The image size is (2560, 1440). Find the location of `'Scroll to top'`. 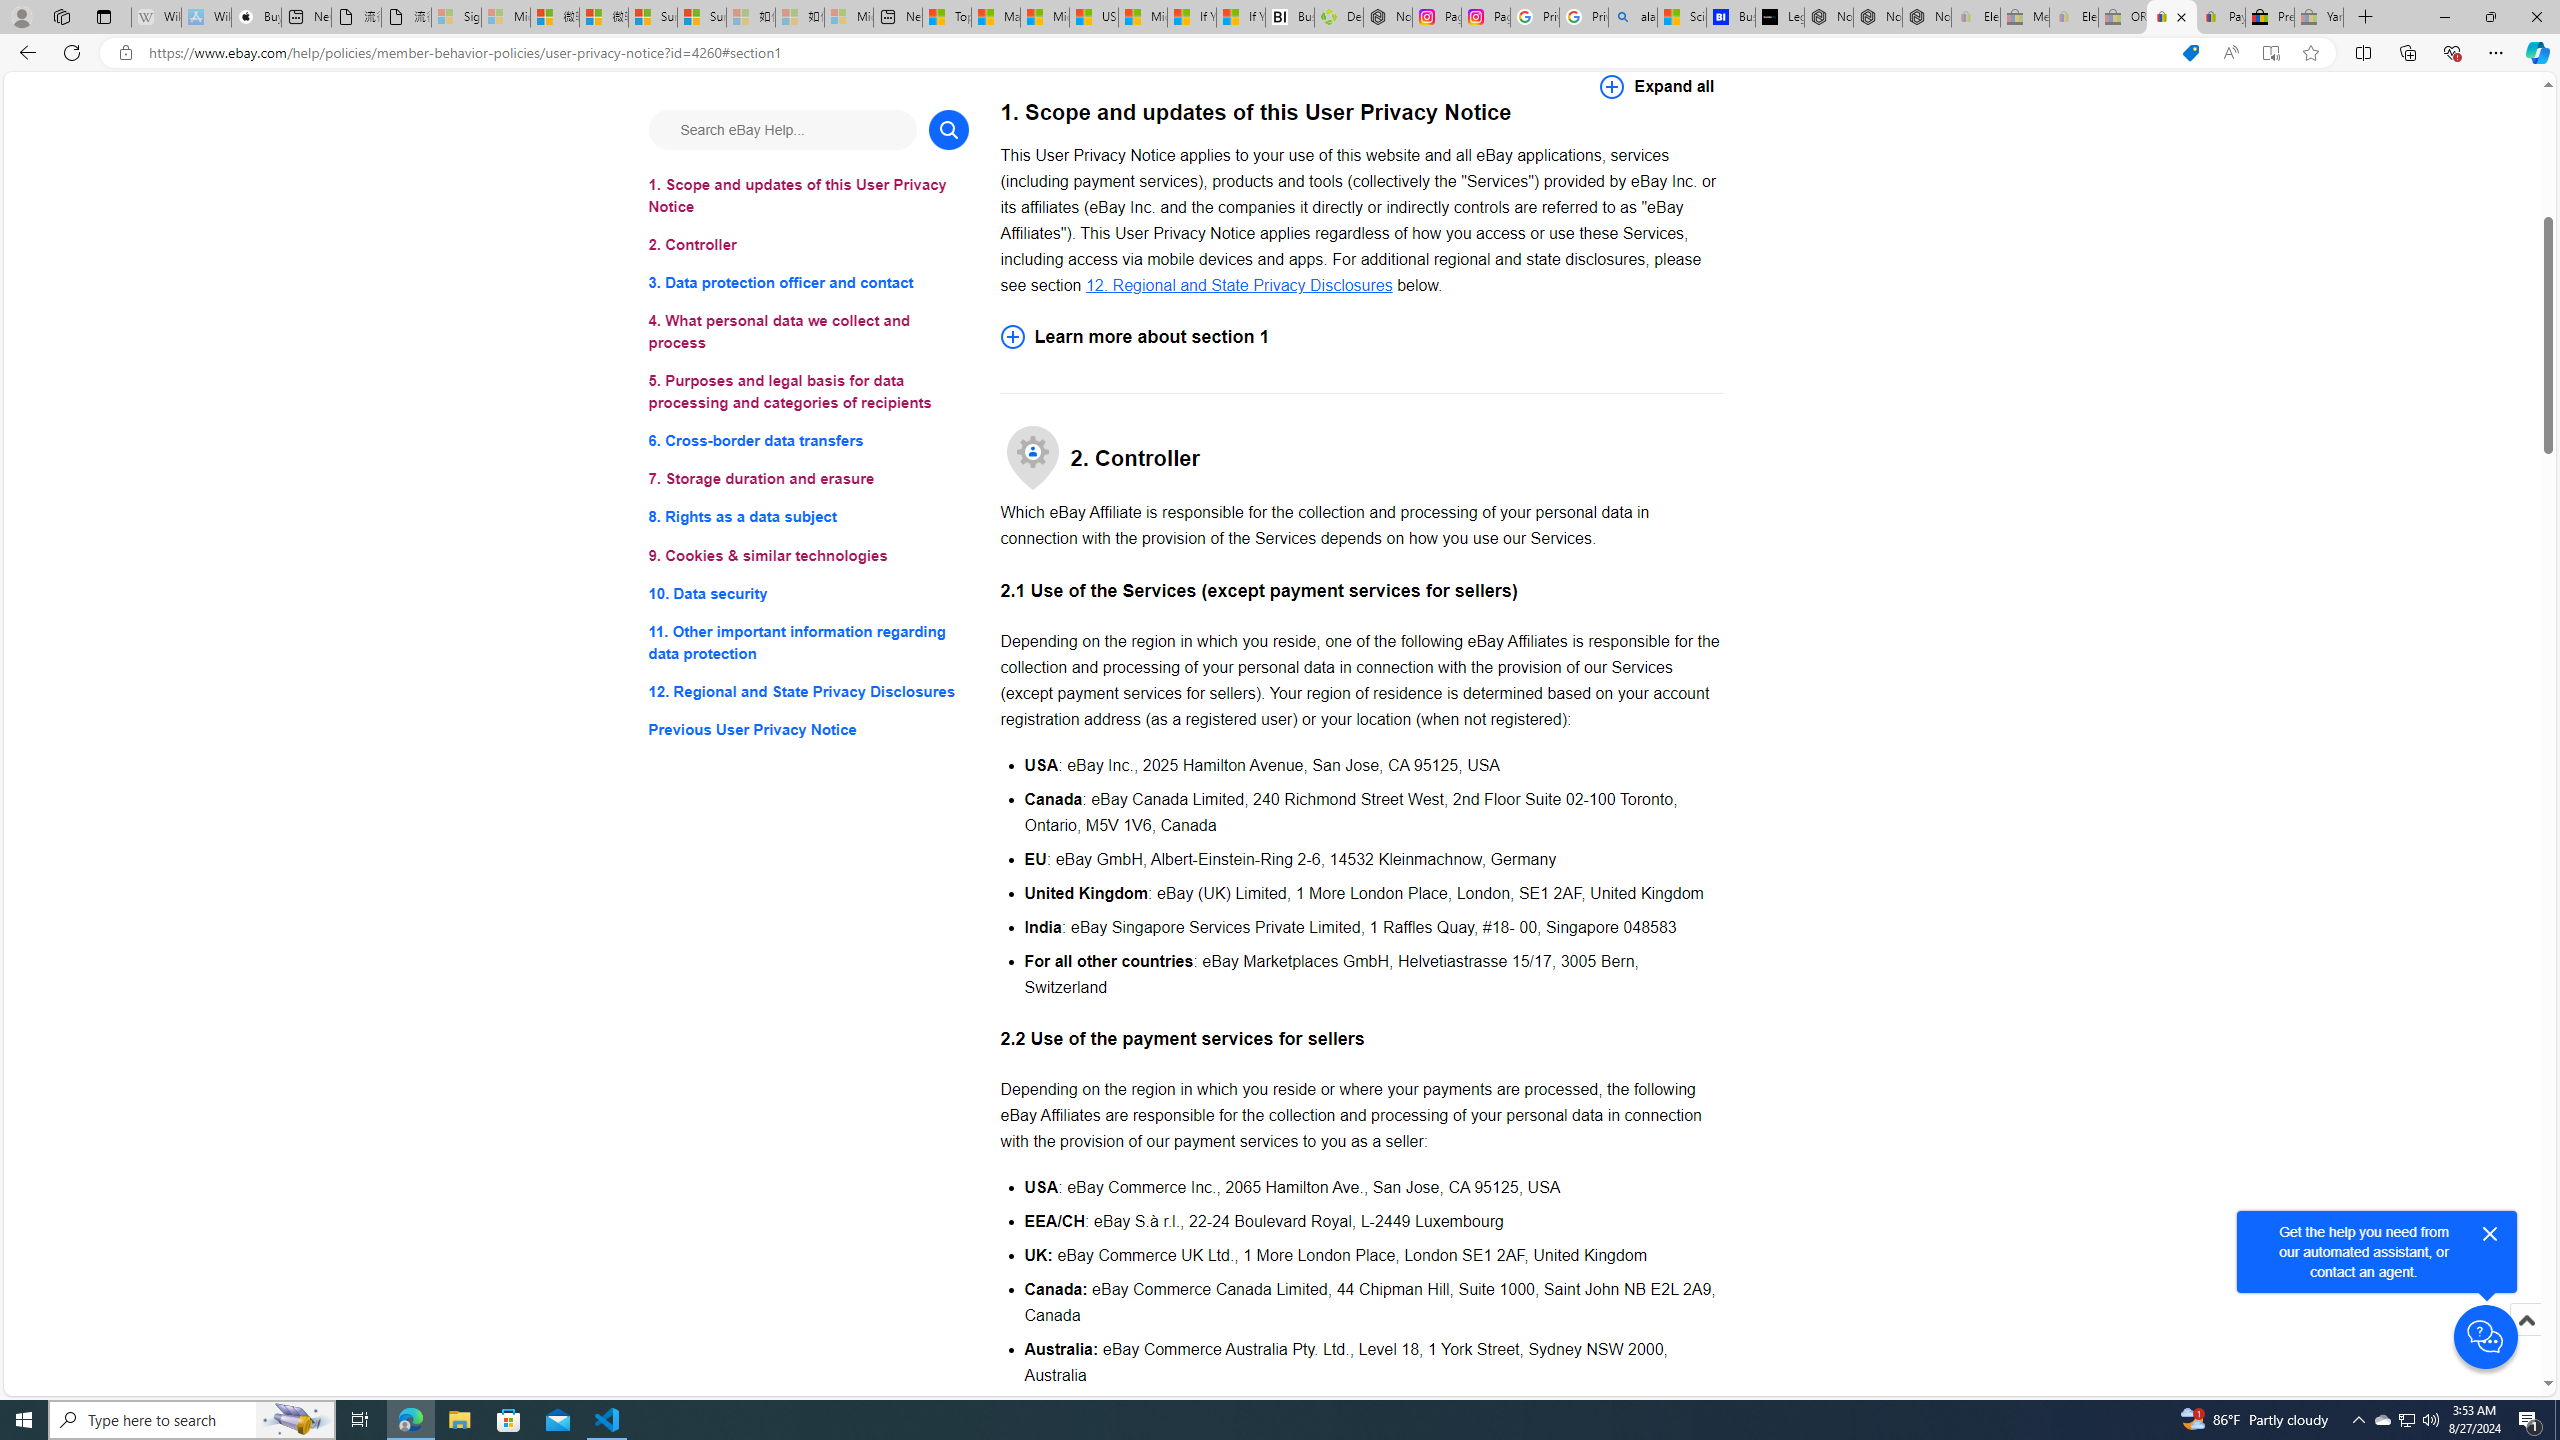

'Scroll to top' is located at coordinates (2524, 1318).